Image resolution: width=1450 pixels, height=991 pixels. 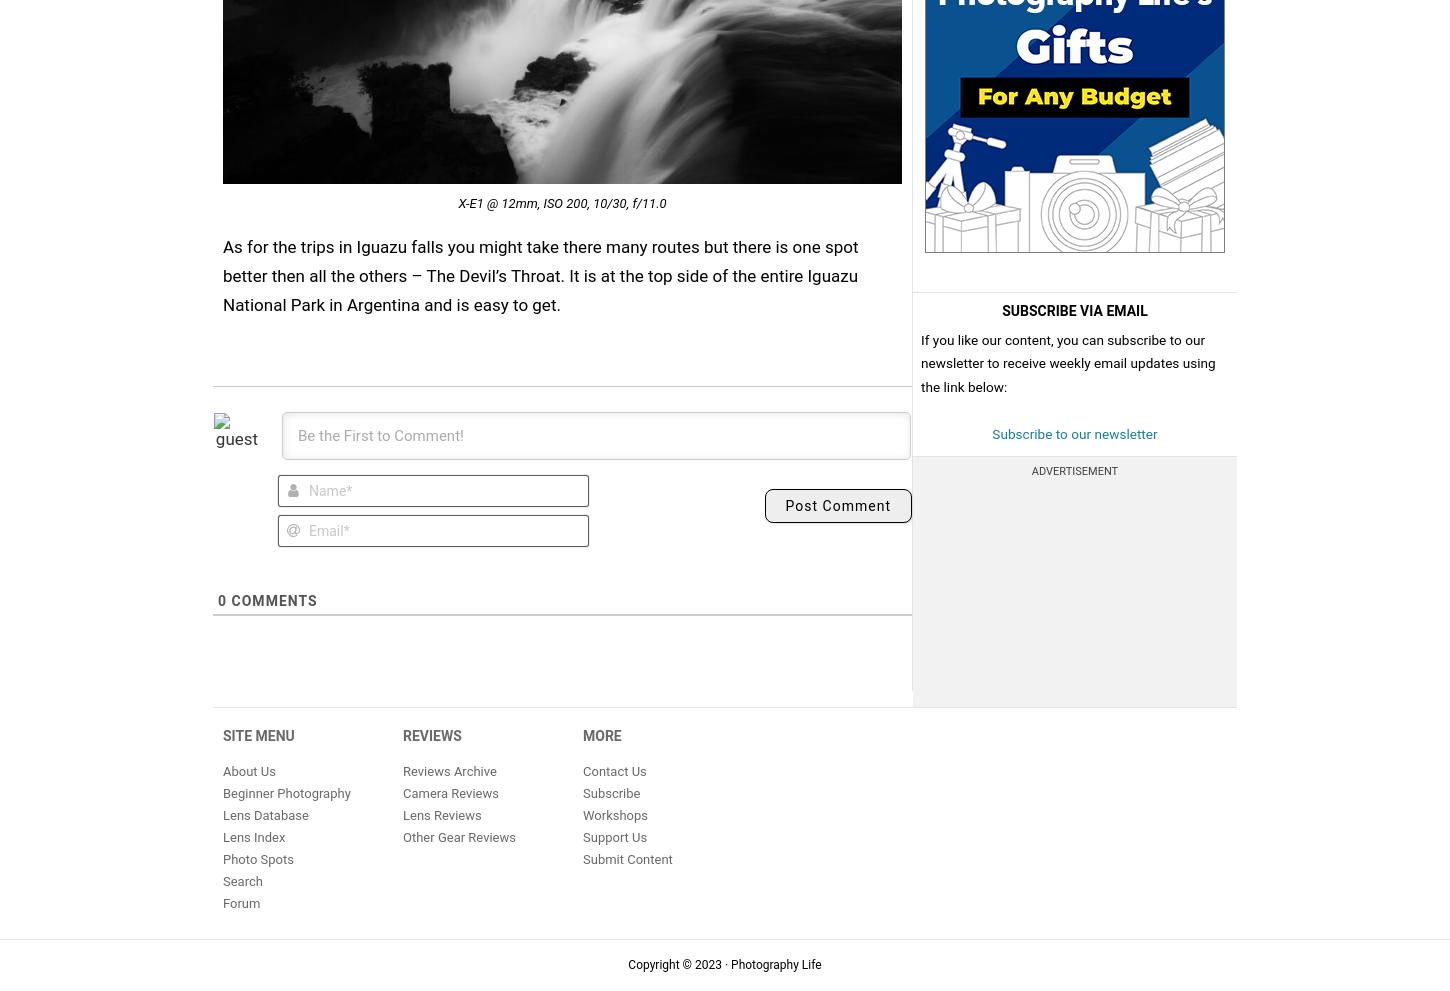 I want to click on 'Workshops', so click(x=583, y=813).